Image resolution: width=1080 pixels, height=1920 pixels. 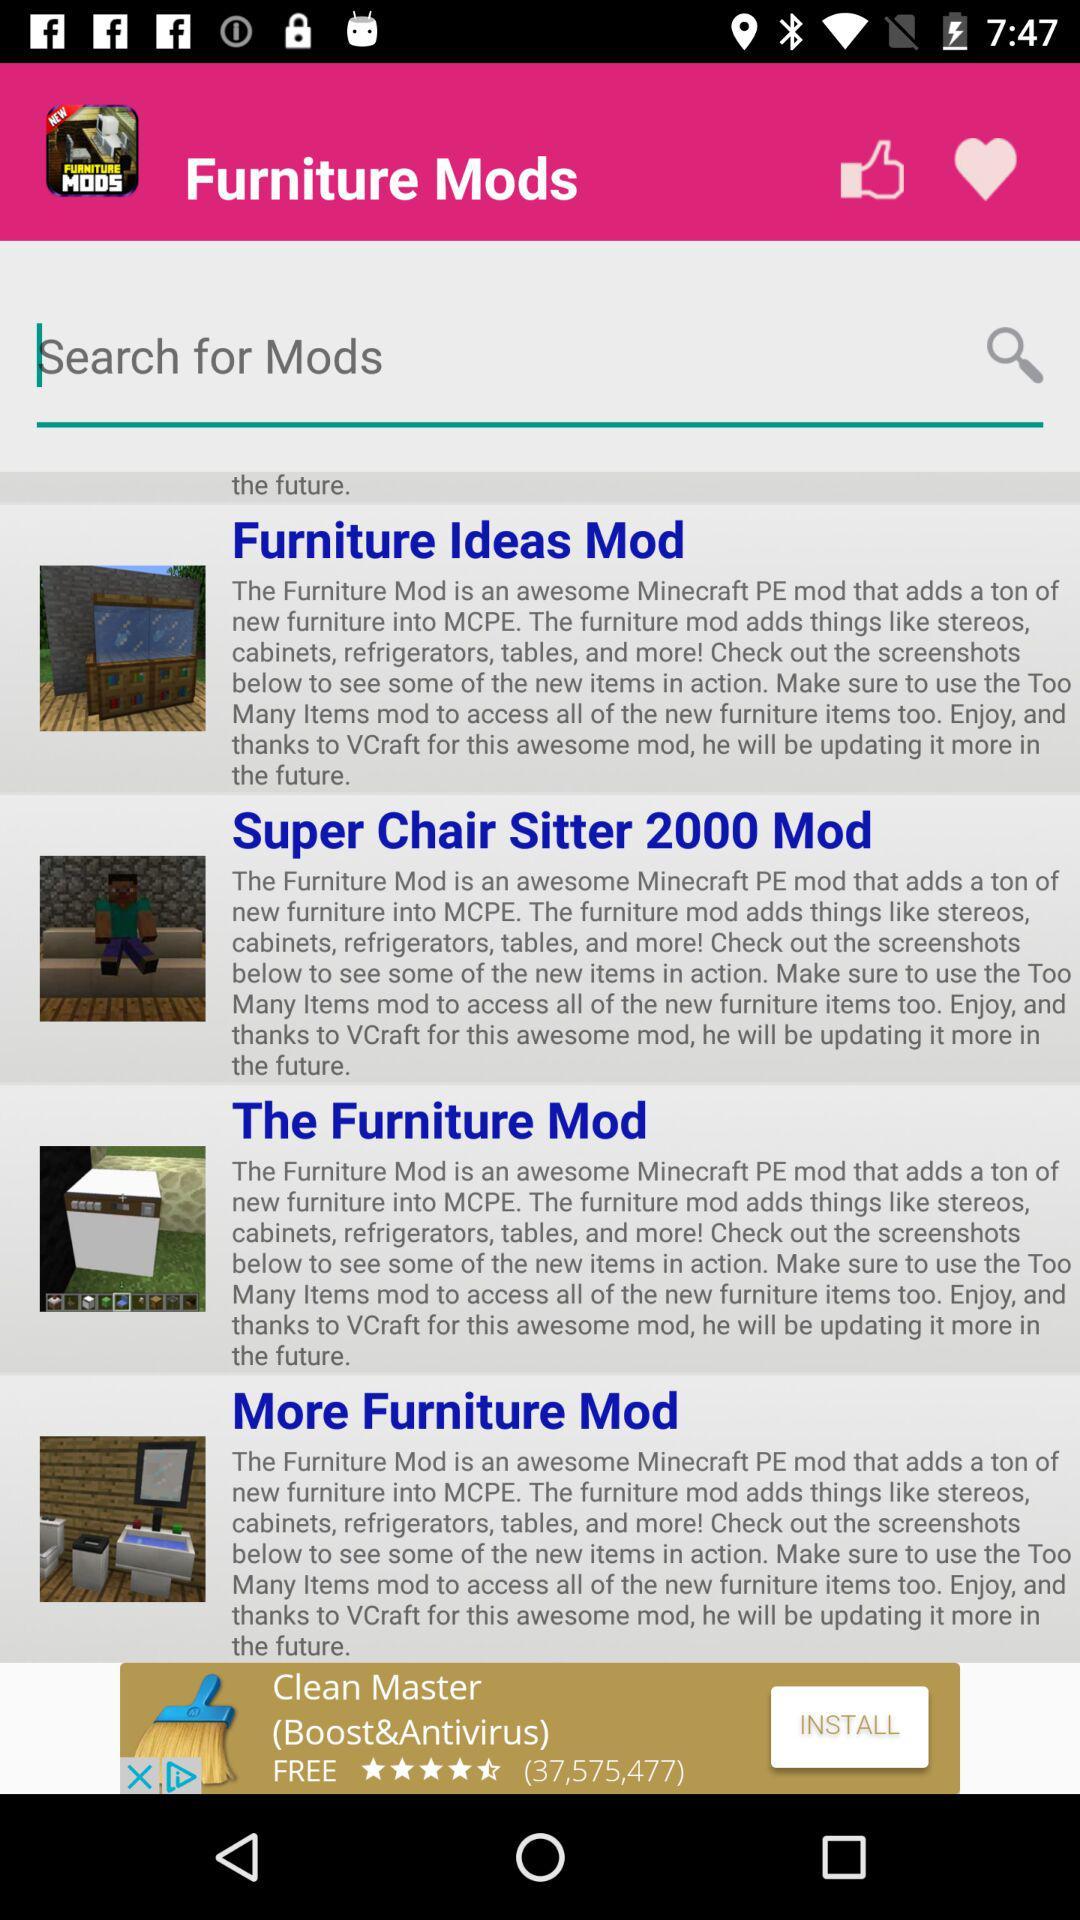 What do you see at coordinates (540, 356) in the screenshot?
I see `open search box` at bounding box center [540, 356].